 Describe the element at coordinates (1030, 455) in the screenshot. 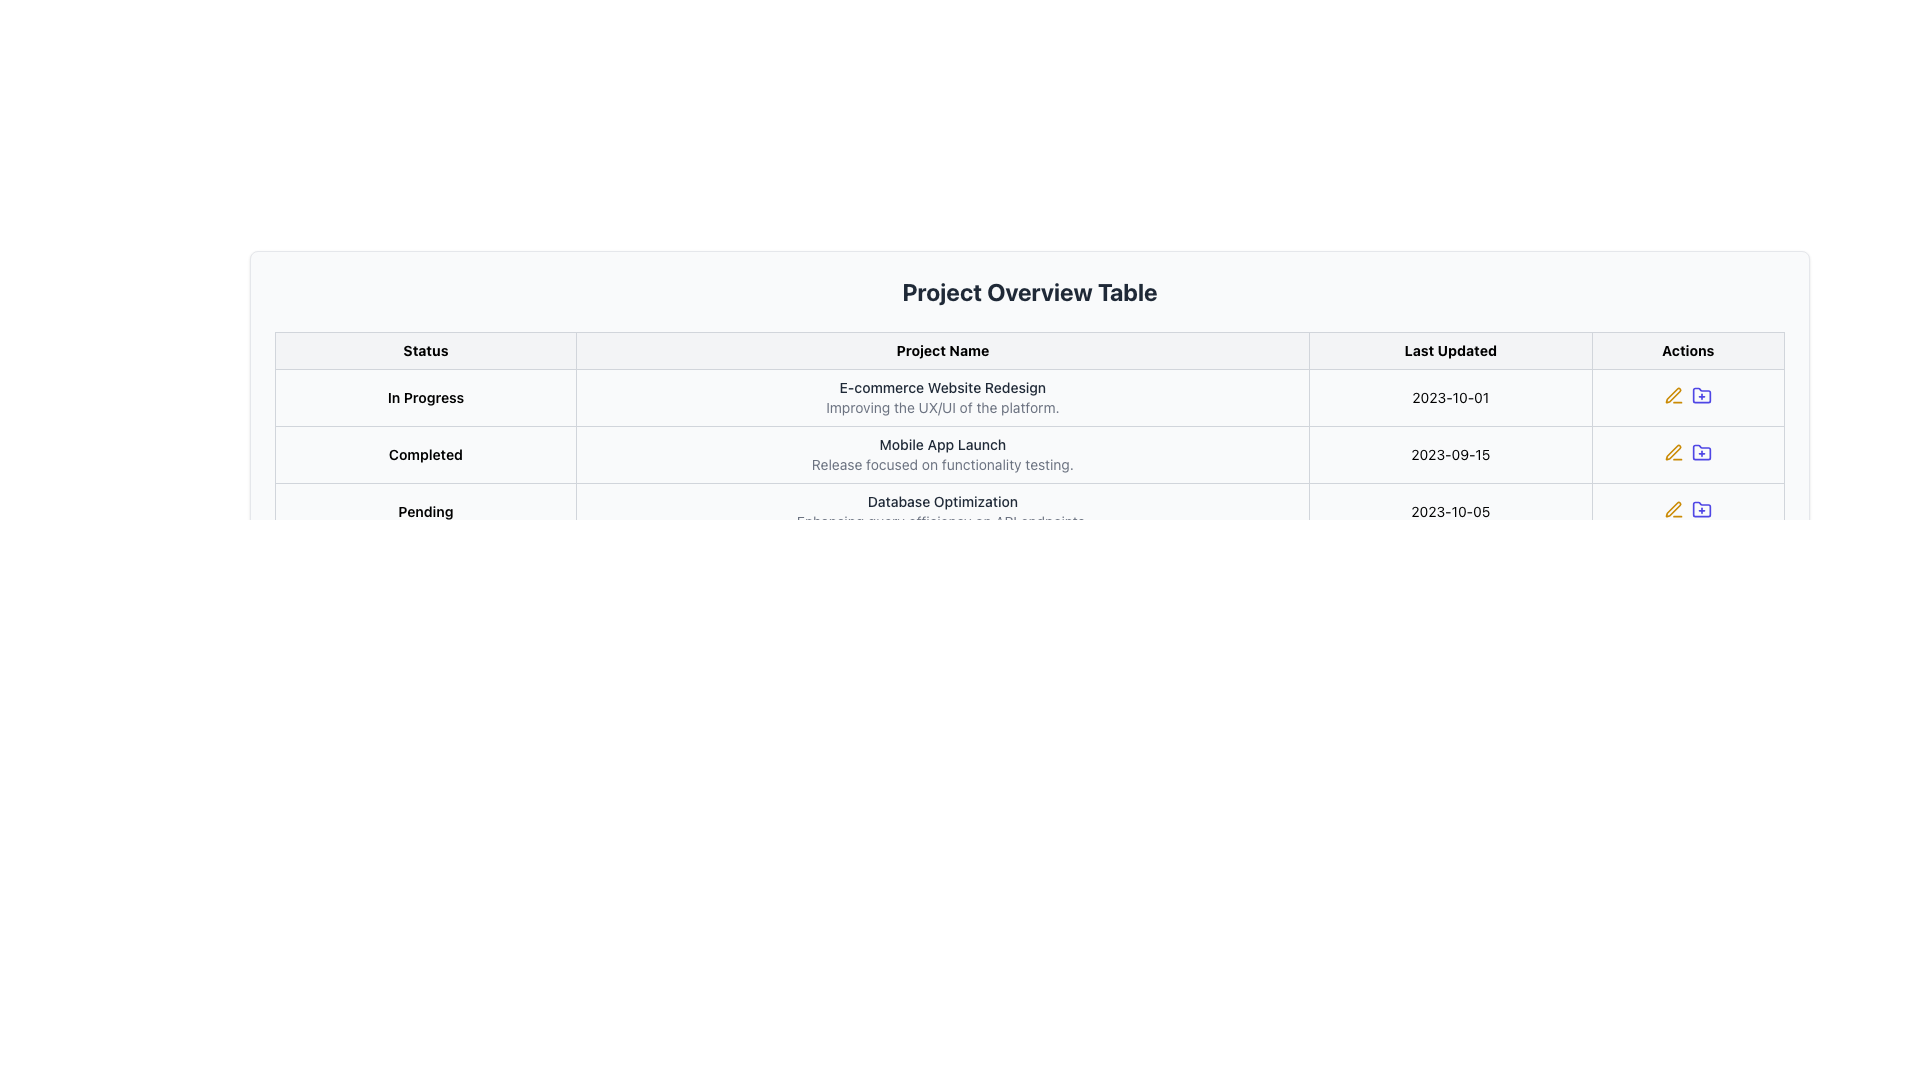

I see `the second row of the table that displays the project details for 'Mobile App Launch' with bold green text indicating 'Completed'` at that location.